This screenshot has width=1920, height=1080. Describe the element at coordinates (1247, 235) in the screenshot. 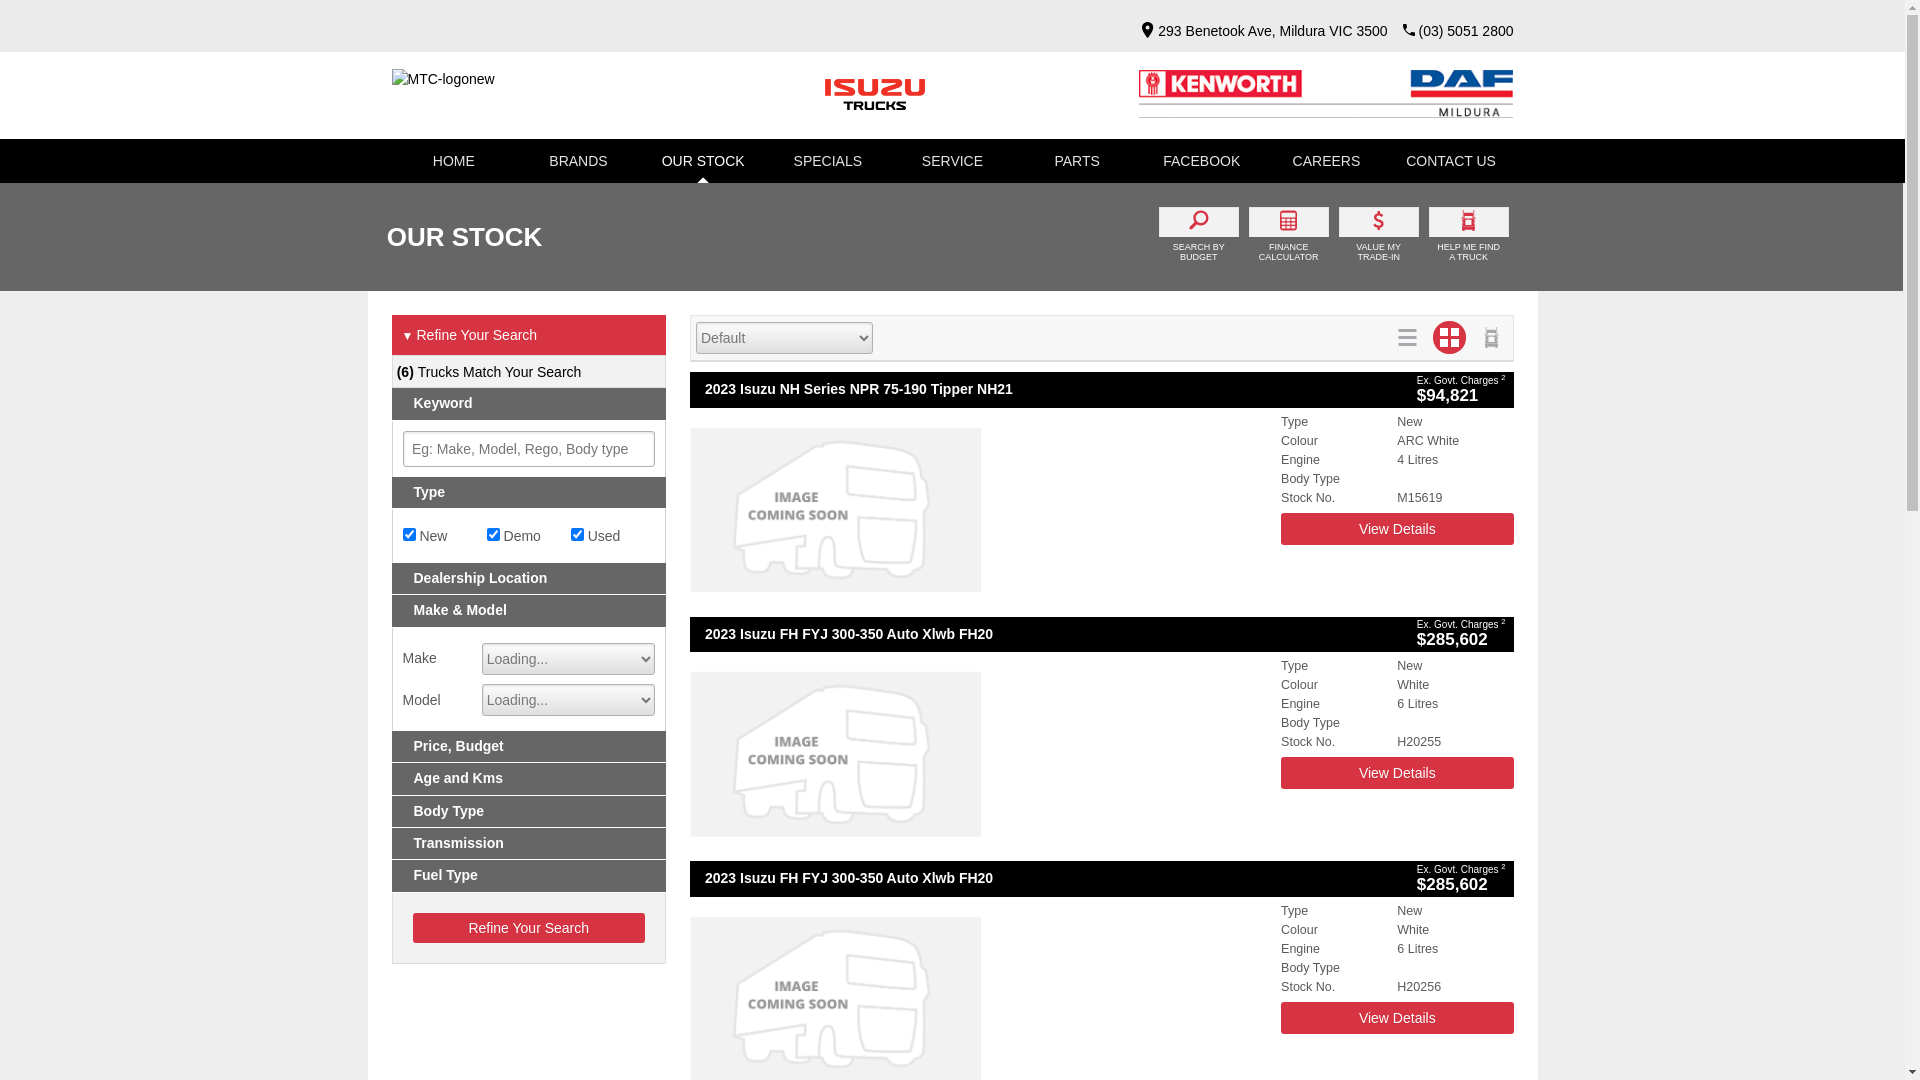

I see `'FINANCE CALCULATOR'` at that location.